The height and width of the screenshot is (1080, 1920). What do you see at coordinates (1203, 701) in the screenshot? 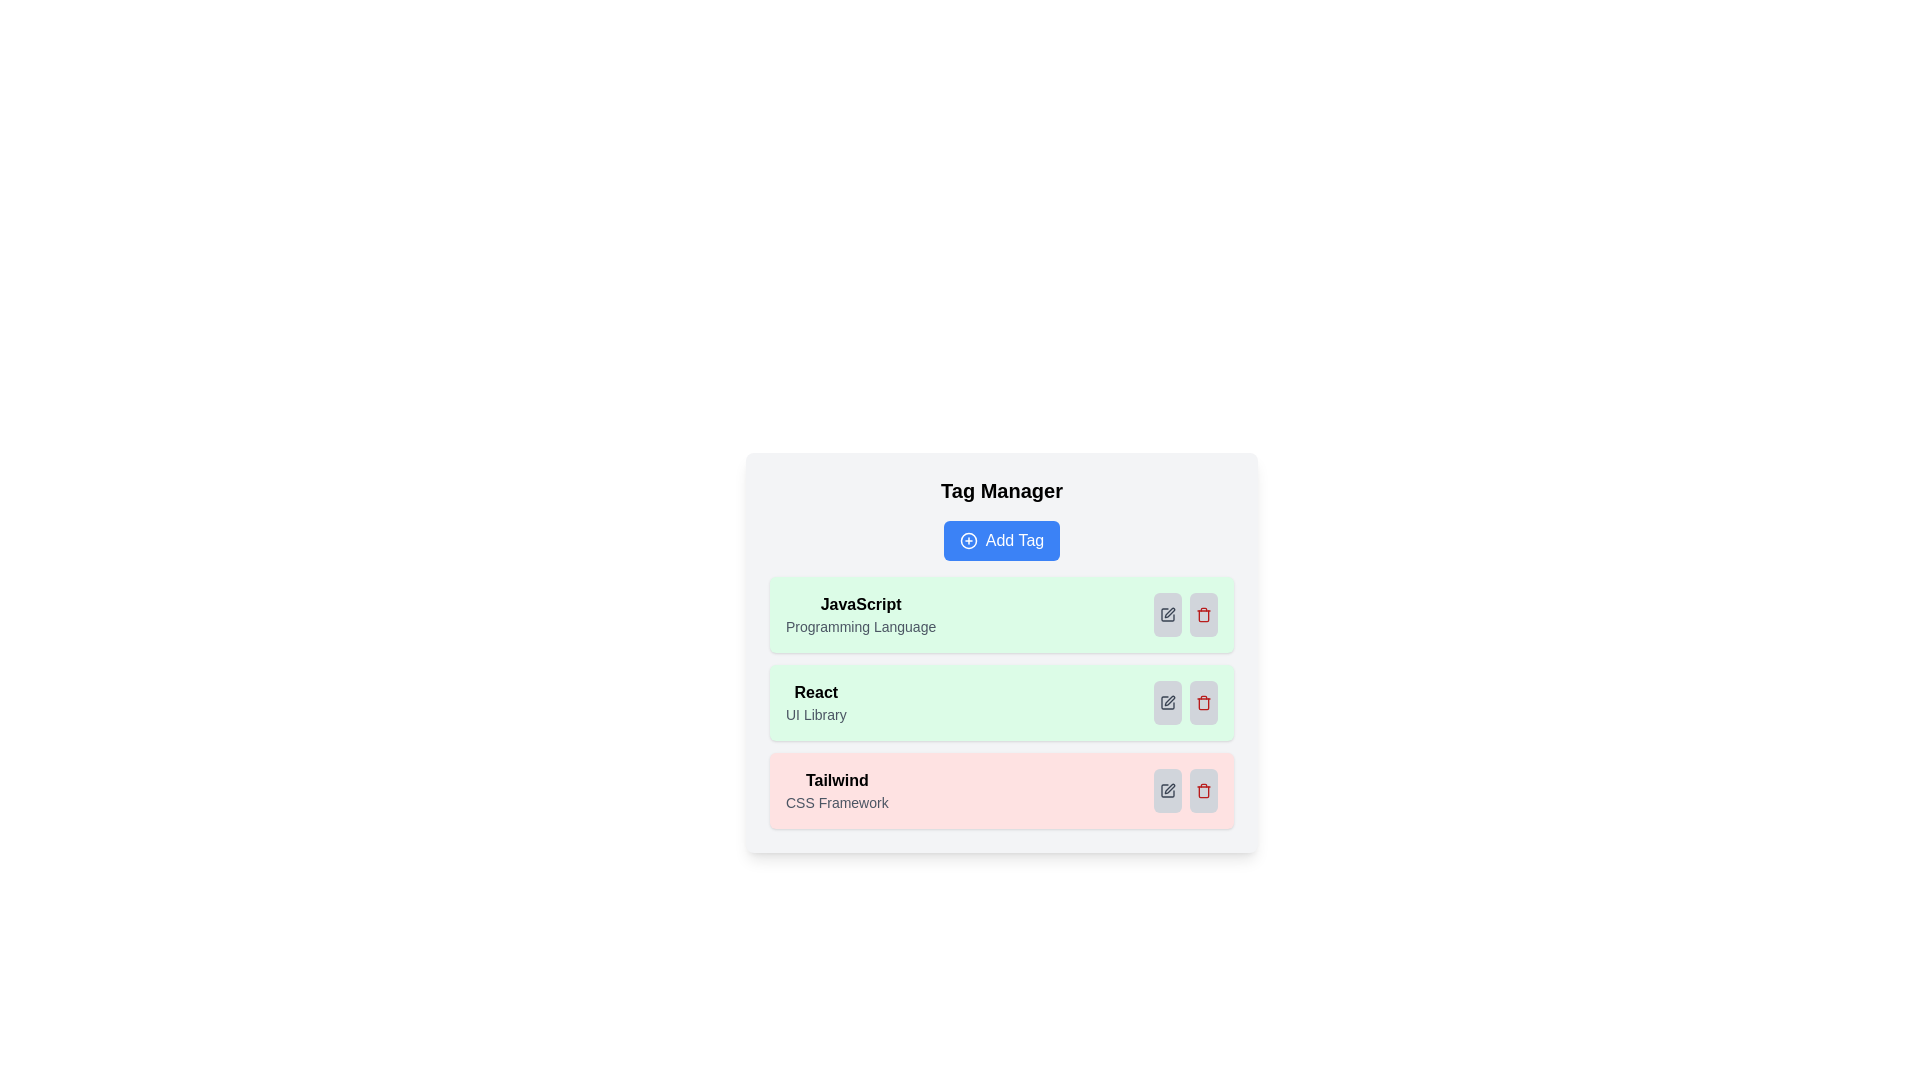
I see `the trash icon corresponding to the tag React to delete it` at bounding box center [1203, 701].